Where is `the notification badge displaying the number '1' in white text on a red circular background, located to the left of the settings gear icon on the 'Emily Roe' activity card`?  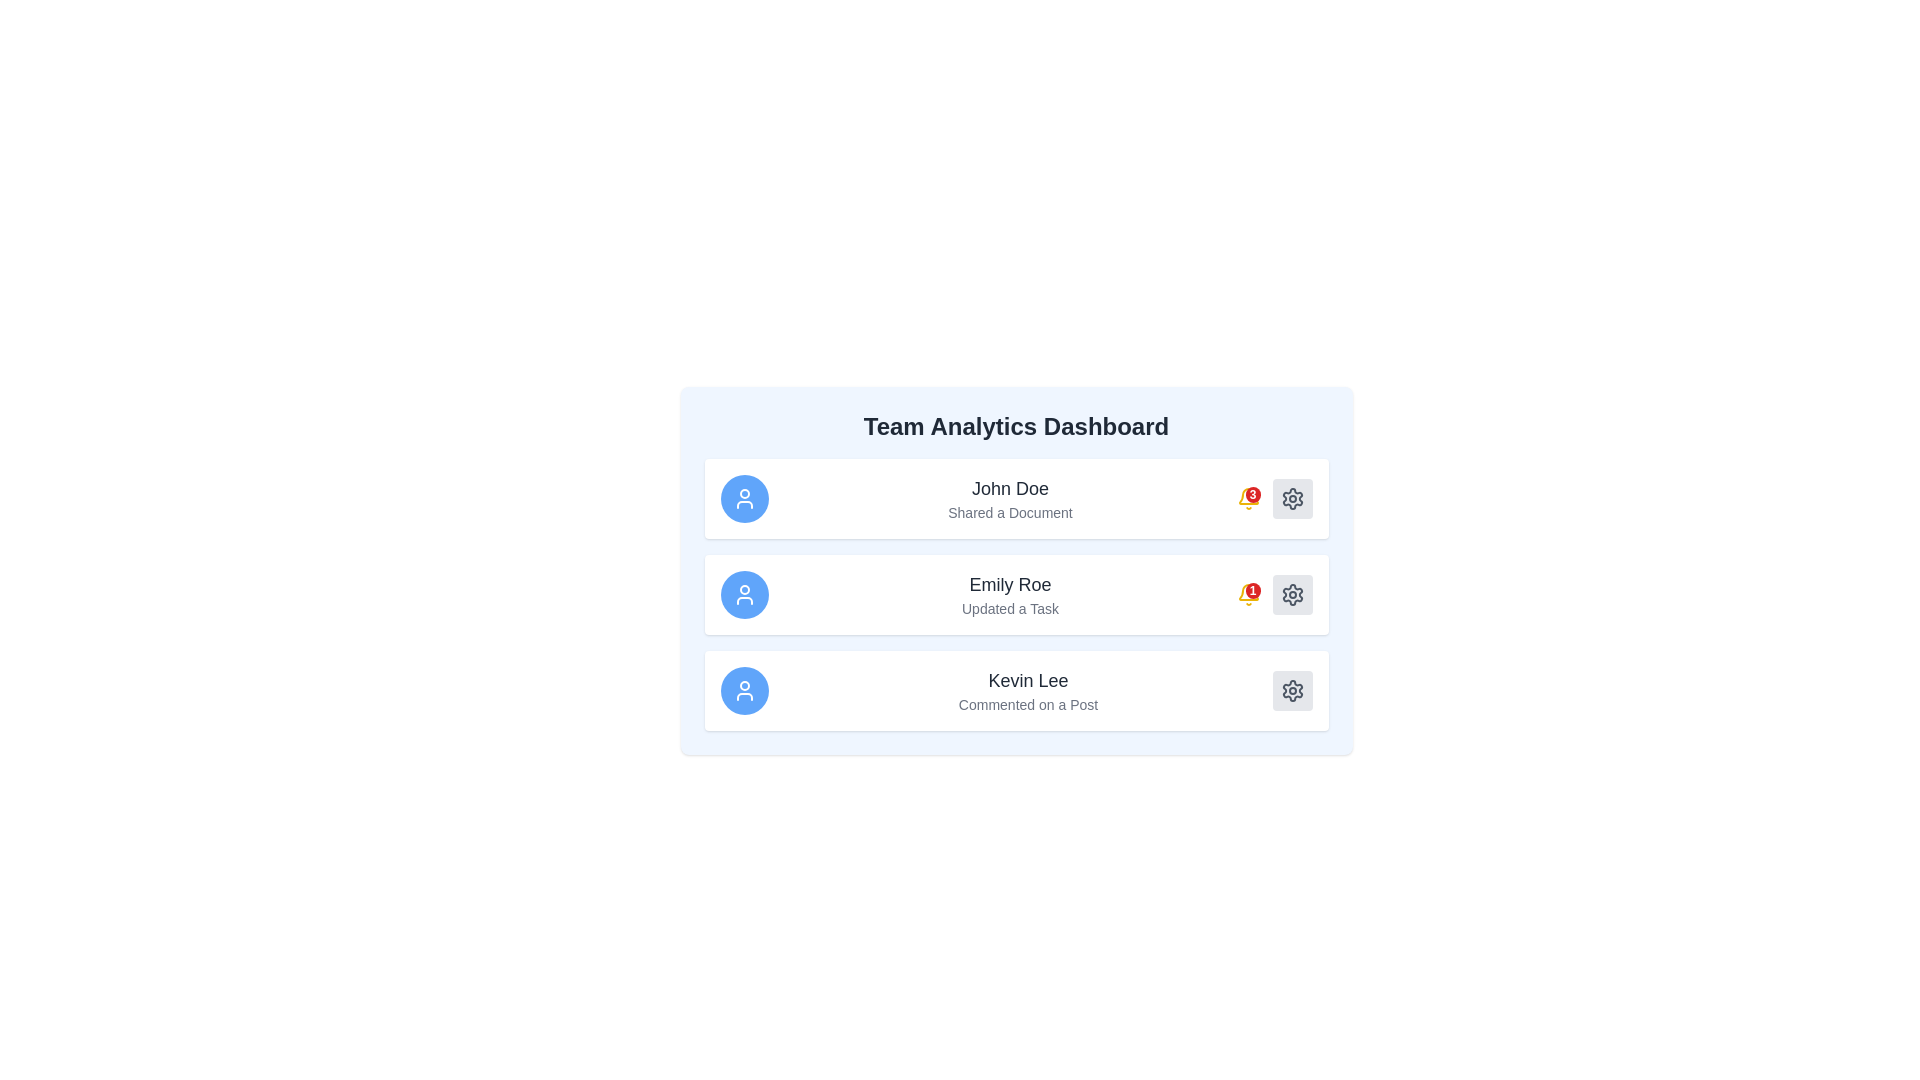 the notification badge displaying the number '1' in white text on a red circular background, located to the left of the settings gear icon on the 'Emily Roe' activity card is located at coordinates (1273, 593).